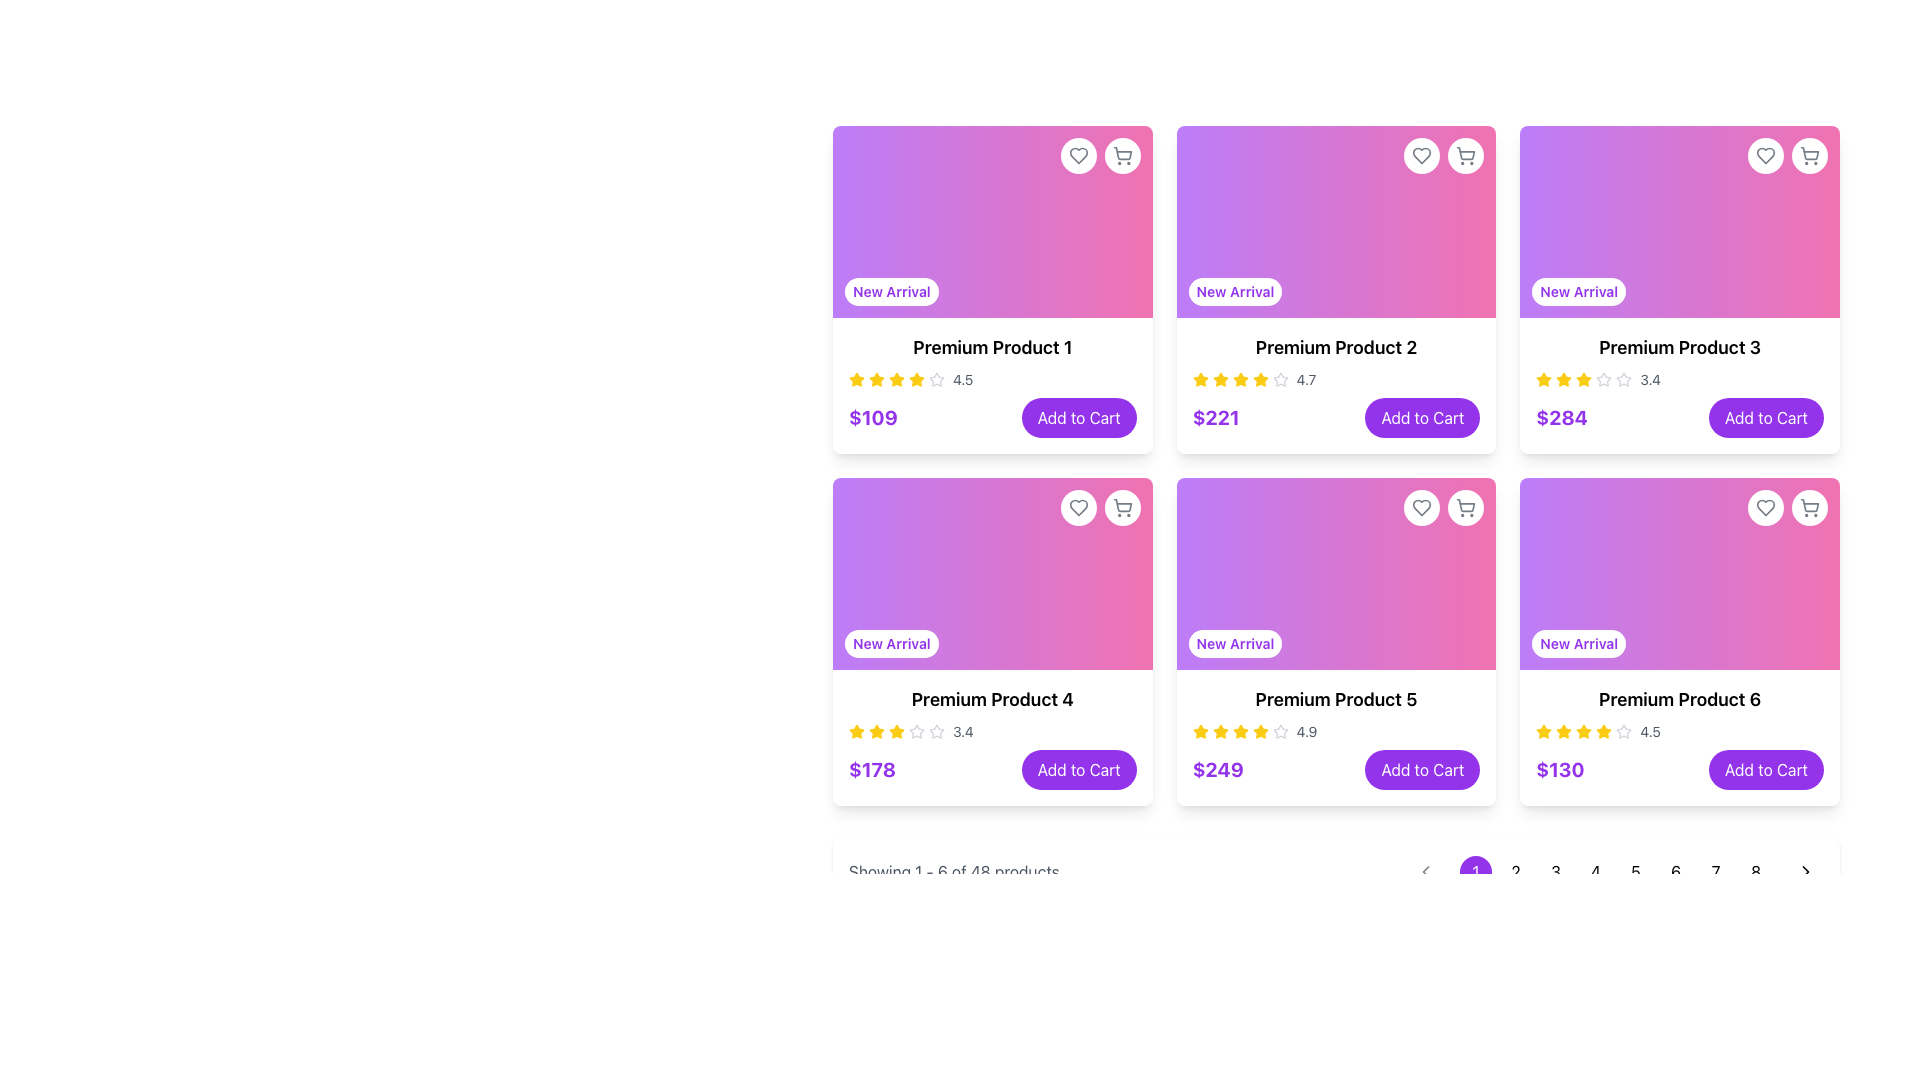 Image resolution: width=1920 pixels, height=1080 pixels. What do you see at coordinates (1099, 507) in the screenshot?
I see `the right button with the shopping cart icon to add the item to the cart` at bounding box center [1099, 507].